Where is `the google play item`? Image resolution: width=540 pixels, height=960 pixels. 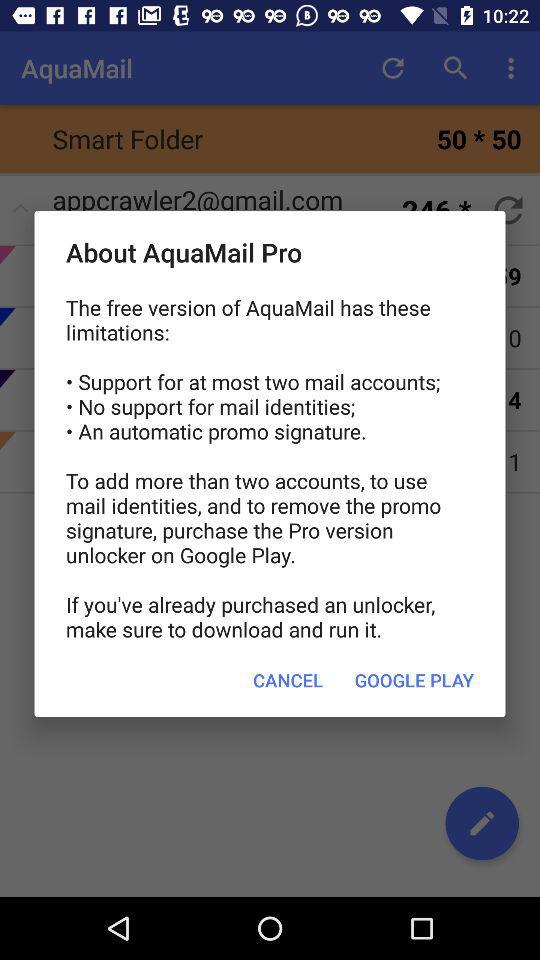
the google play item is located at coordinates (413, 680).